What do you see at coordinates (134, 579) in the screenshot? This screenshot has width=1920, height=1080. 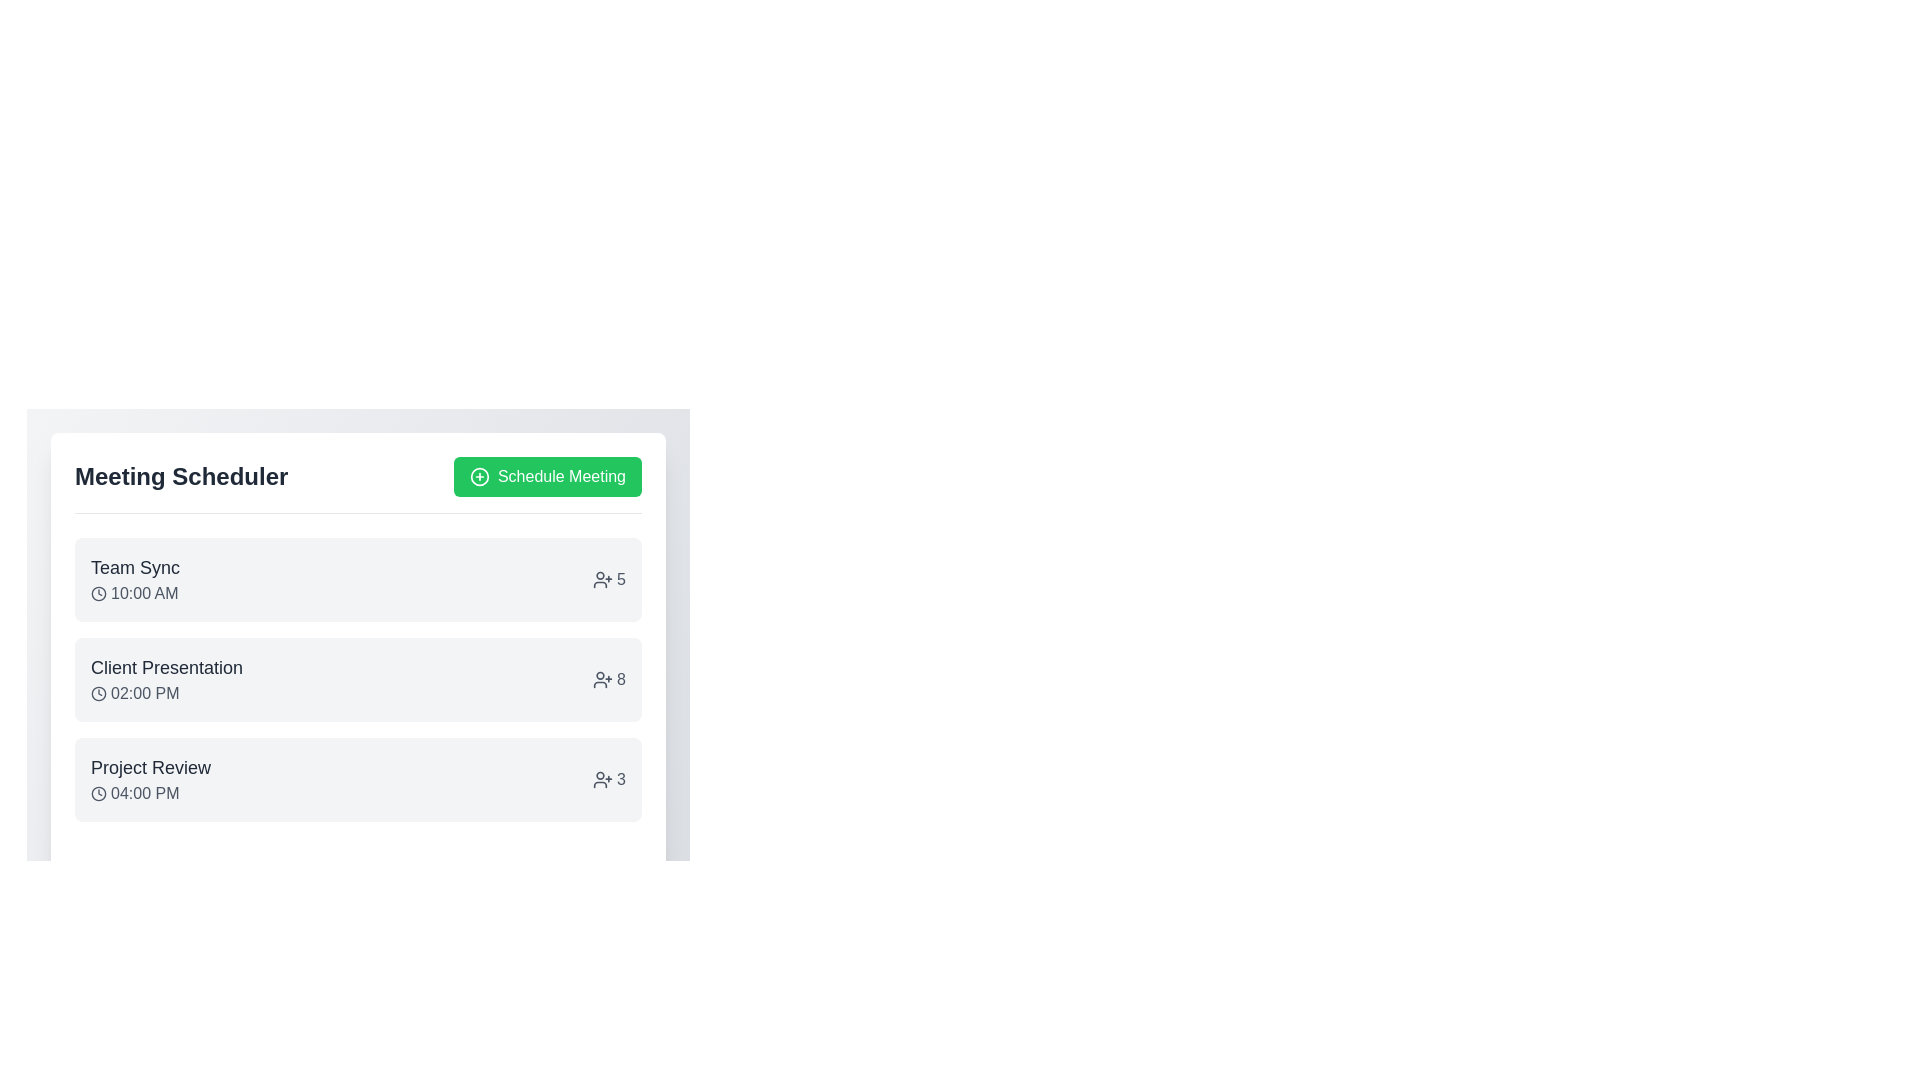 I see `meeting title 'Team Sync' and time '10:00 AM' displayed on the TextLabel element located in the 'Meeting Scheduler' section` at bounding box center [134, 579].